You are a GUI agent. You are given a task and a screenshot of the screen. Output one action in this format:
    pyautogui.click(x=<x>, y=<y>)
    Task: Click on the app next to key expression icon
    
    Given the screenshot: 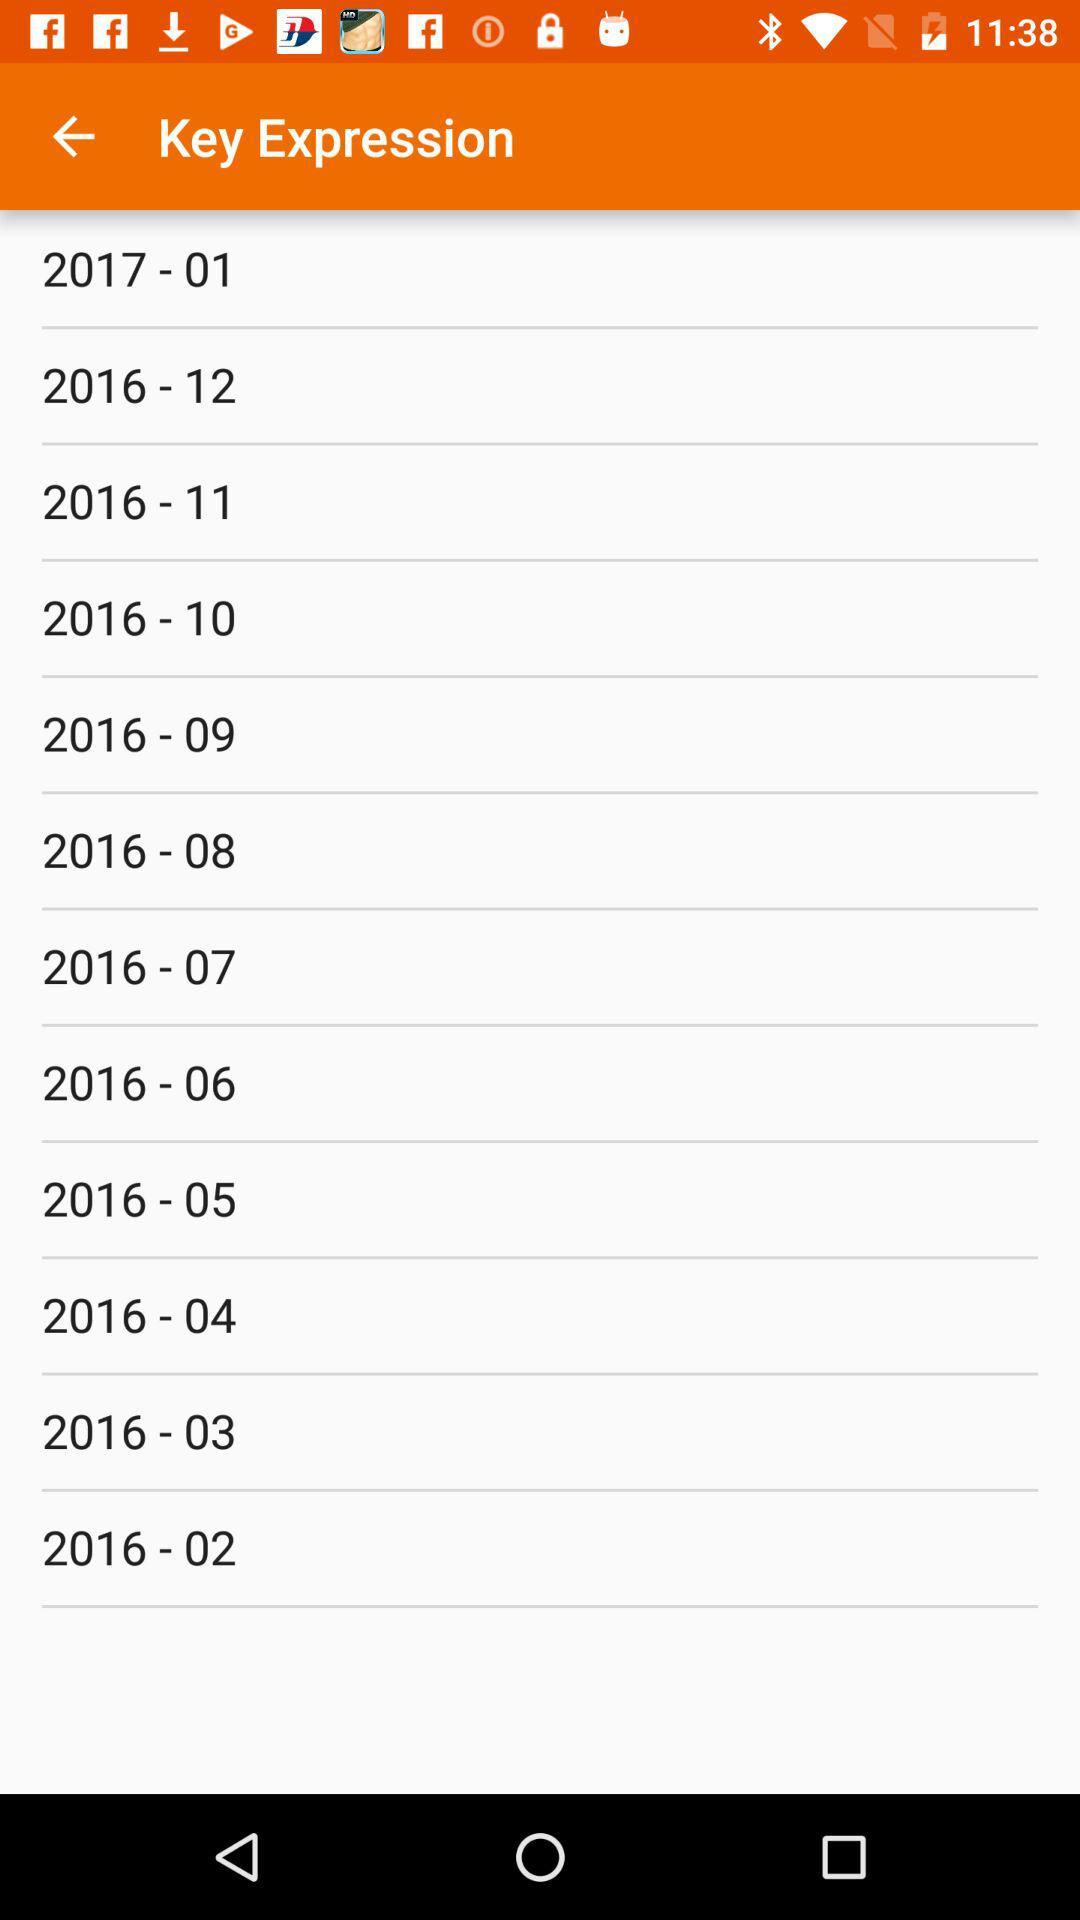 What is the action you would take?
    pyautogui.click(x=72, y=135)
    